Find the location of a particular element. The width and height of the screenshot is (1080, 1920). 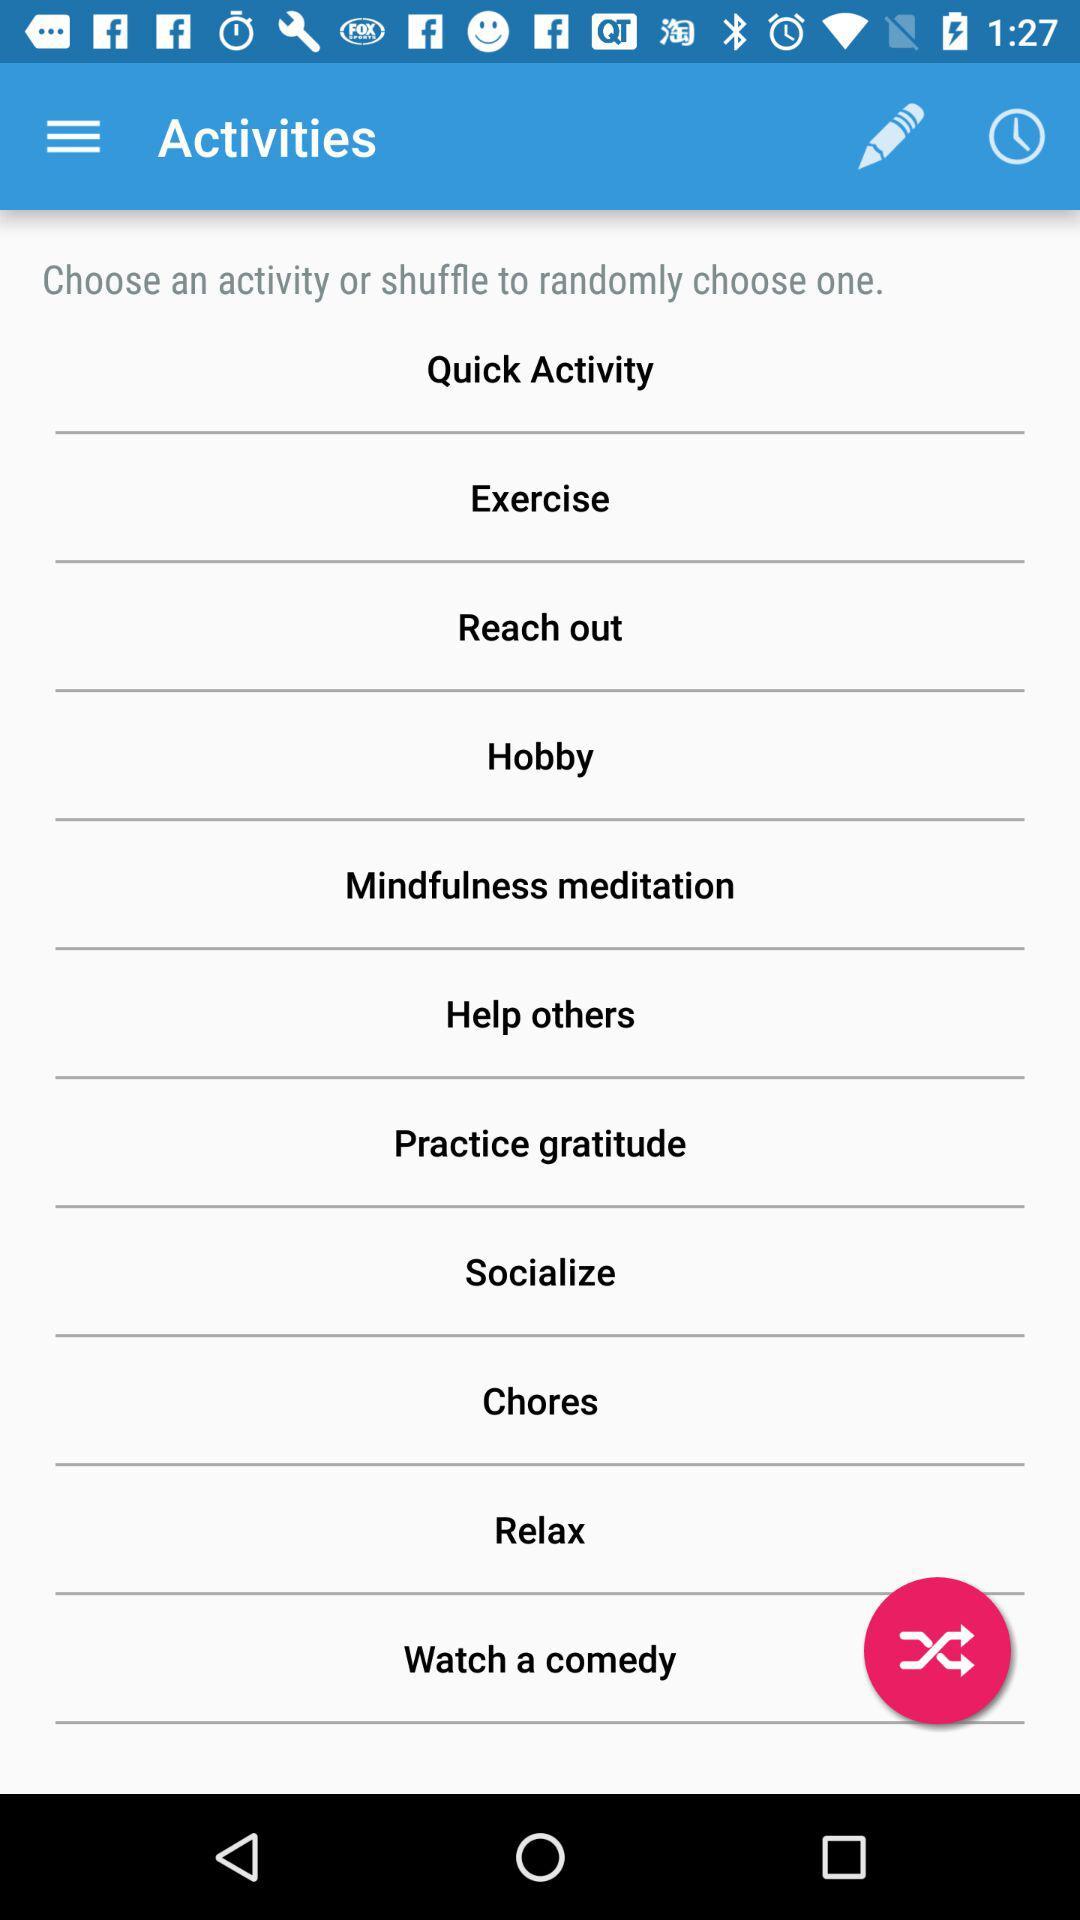

the watch a comedy button is located at coordinates (540, 1658).